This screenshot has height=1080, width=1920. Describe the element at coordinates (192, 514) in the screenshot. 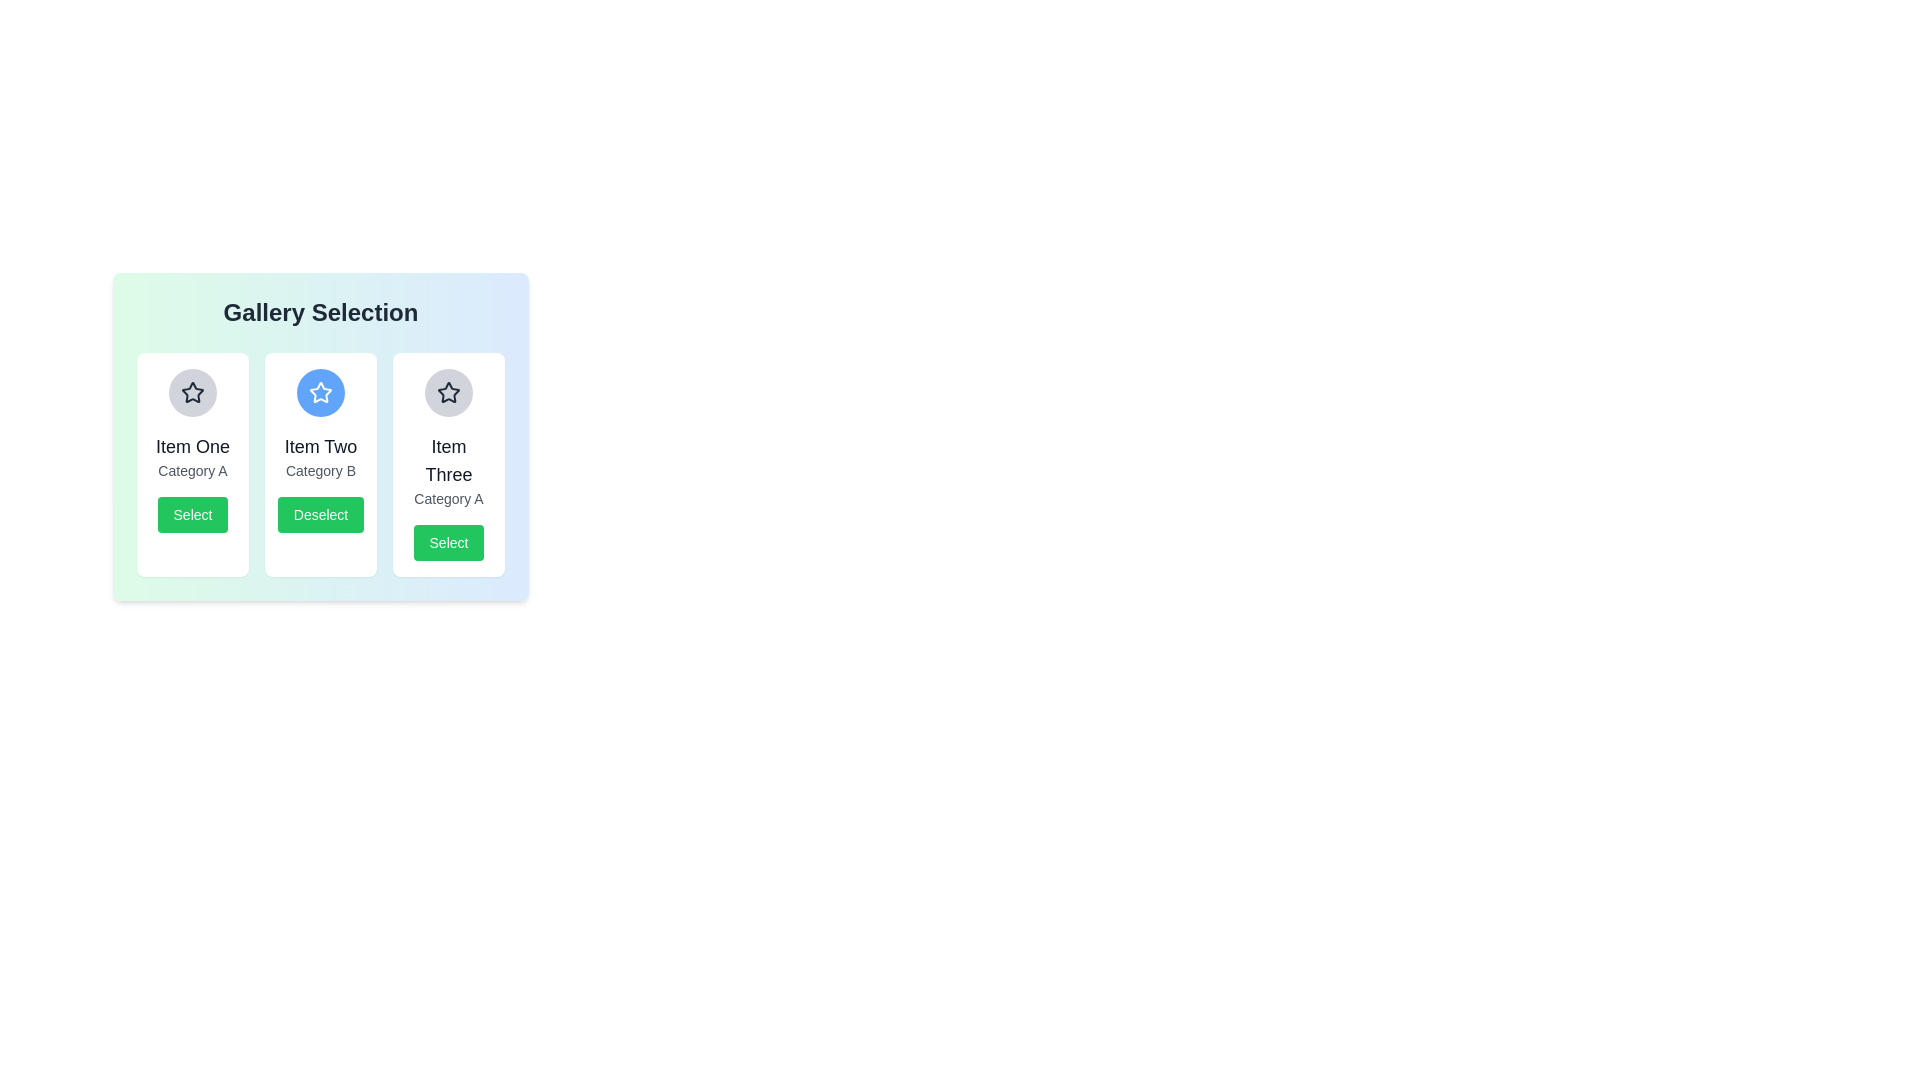

I see `the button corresponding to Item One to toggle its selection state` at that location.